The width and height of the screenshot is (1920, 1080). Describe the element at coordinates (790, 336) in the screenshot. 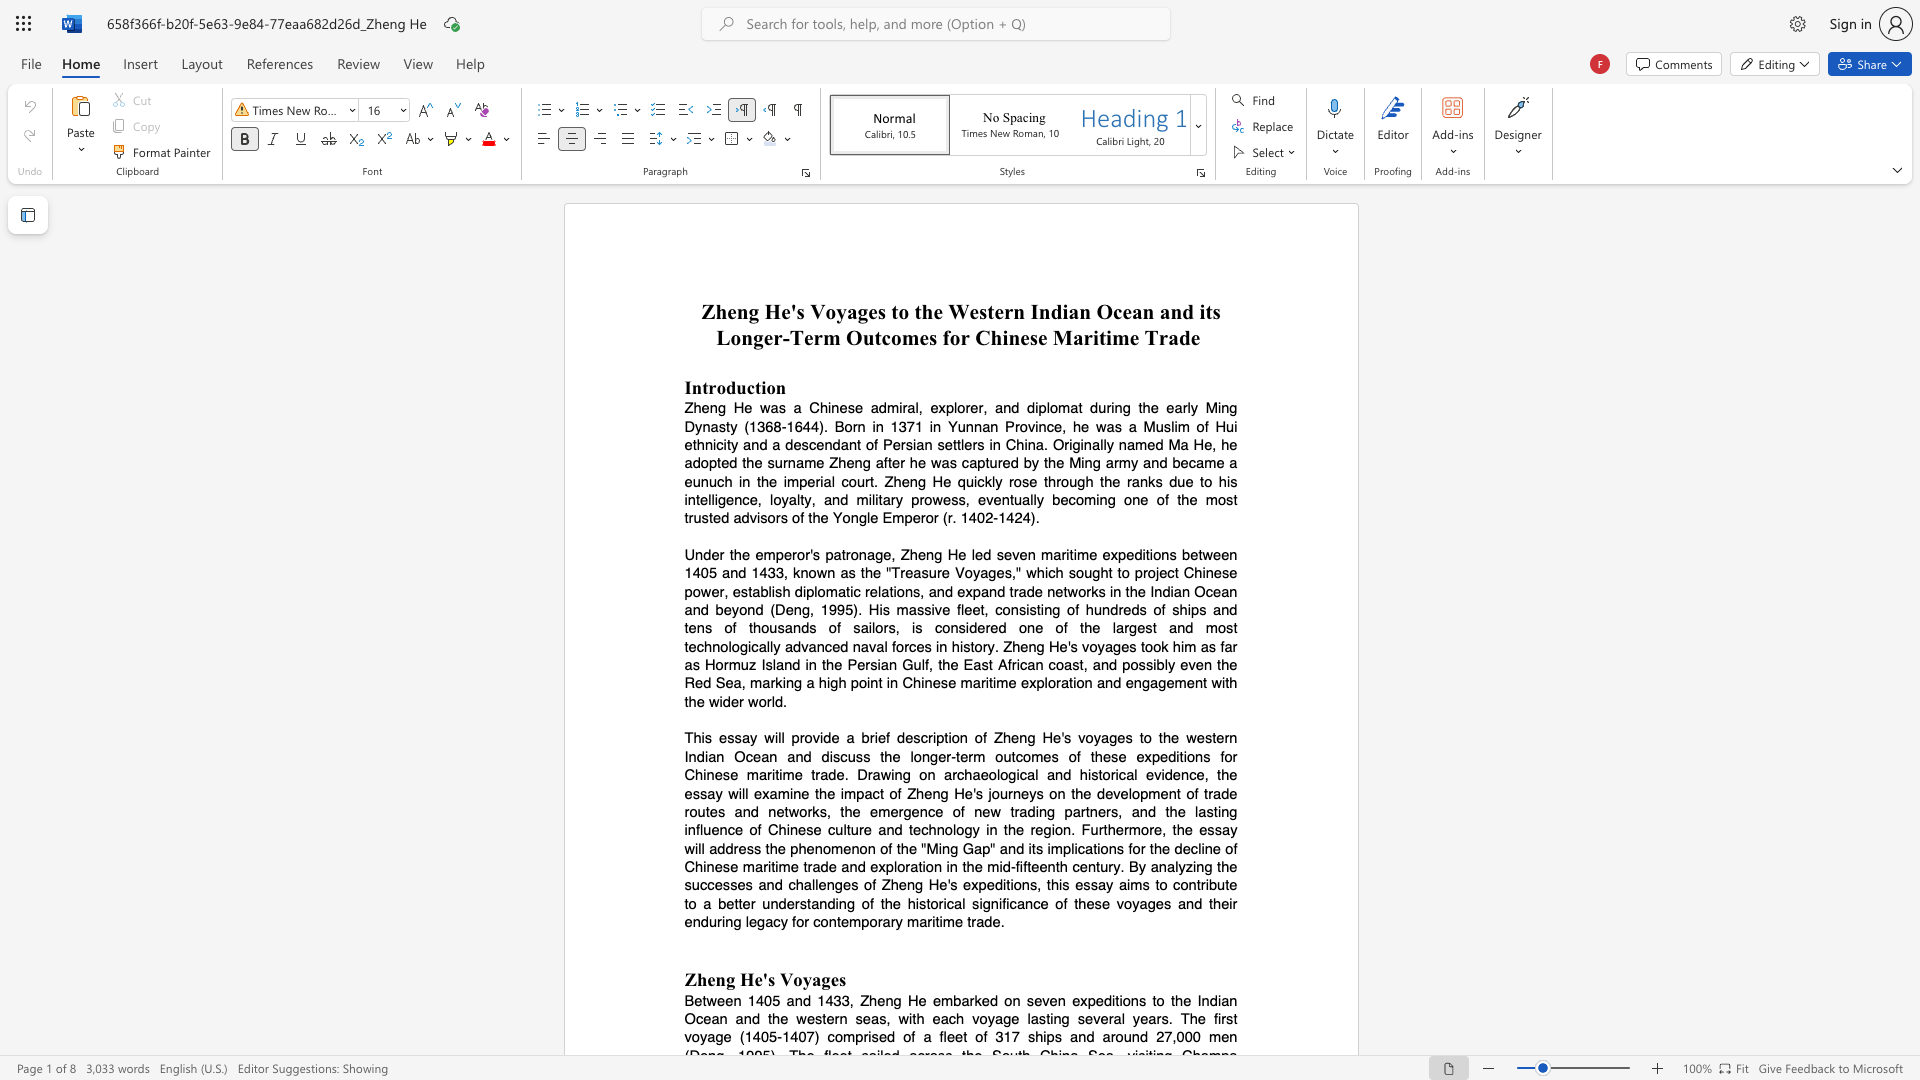

I see `the space between the continuous character "-" and "T" in the text` at that location.